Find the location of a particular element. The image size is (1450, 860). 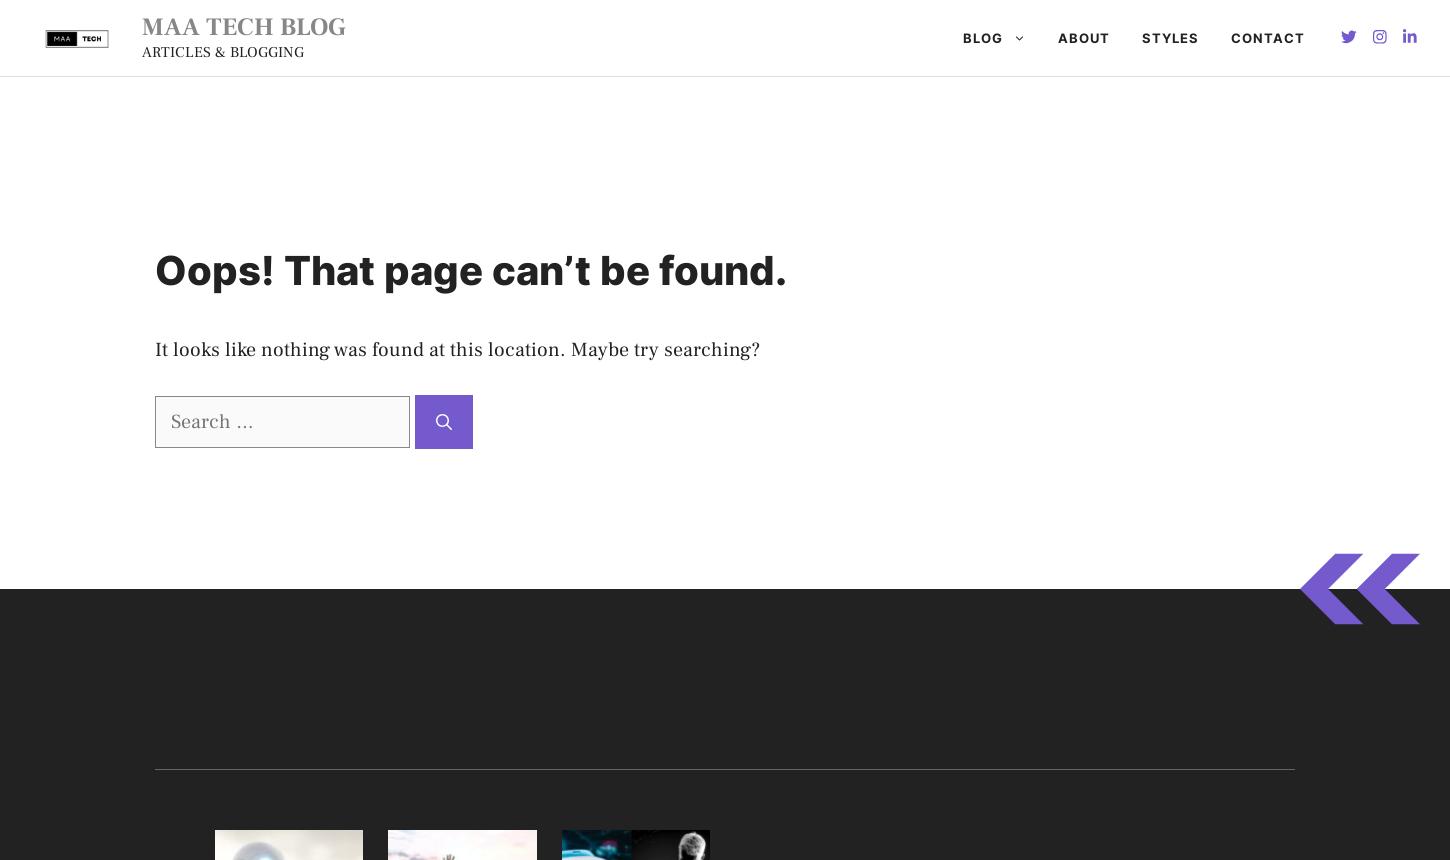

'Science' is located at coordinates (690, 345).